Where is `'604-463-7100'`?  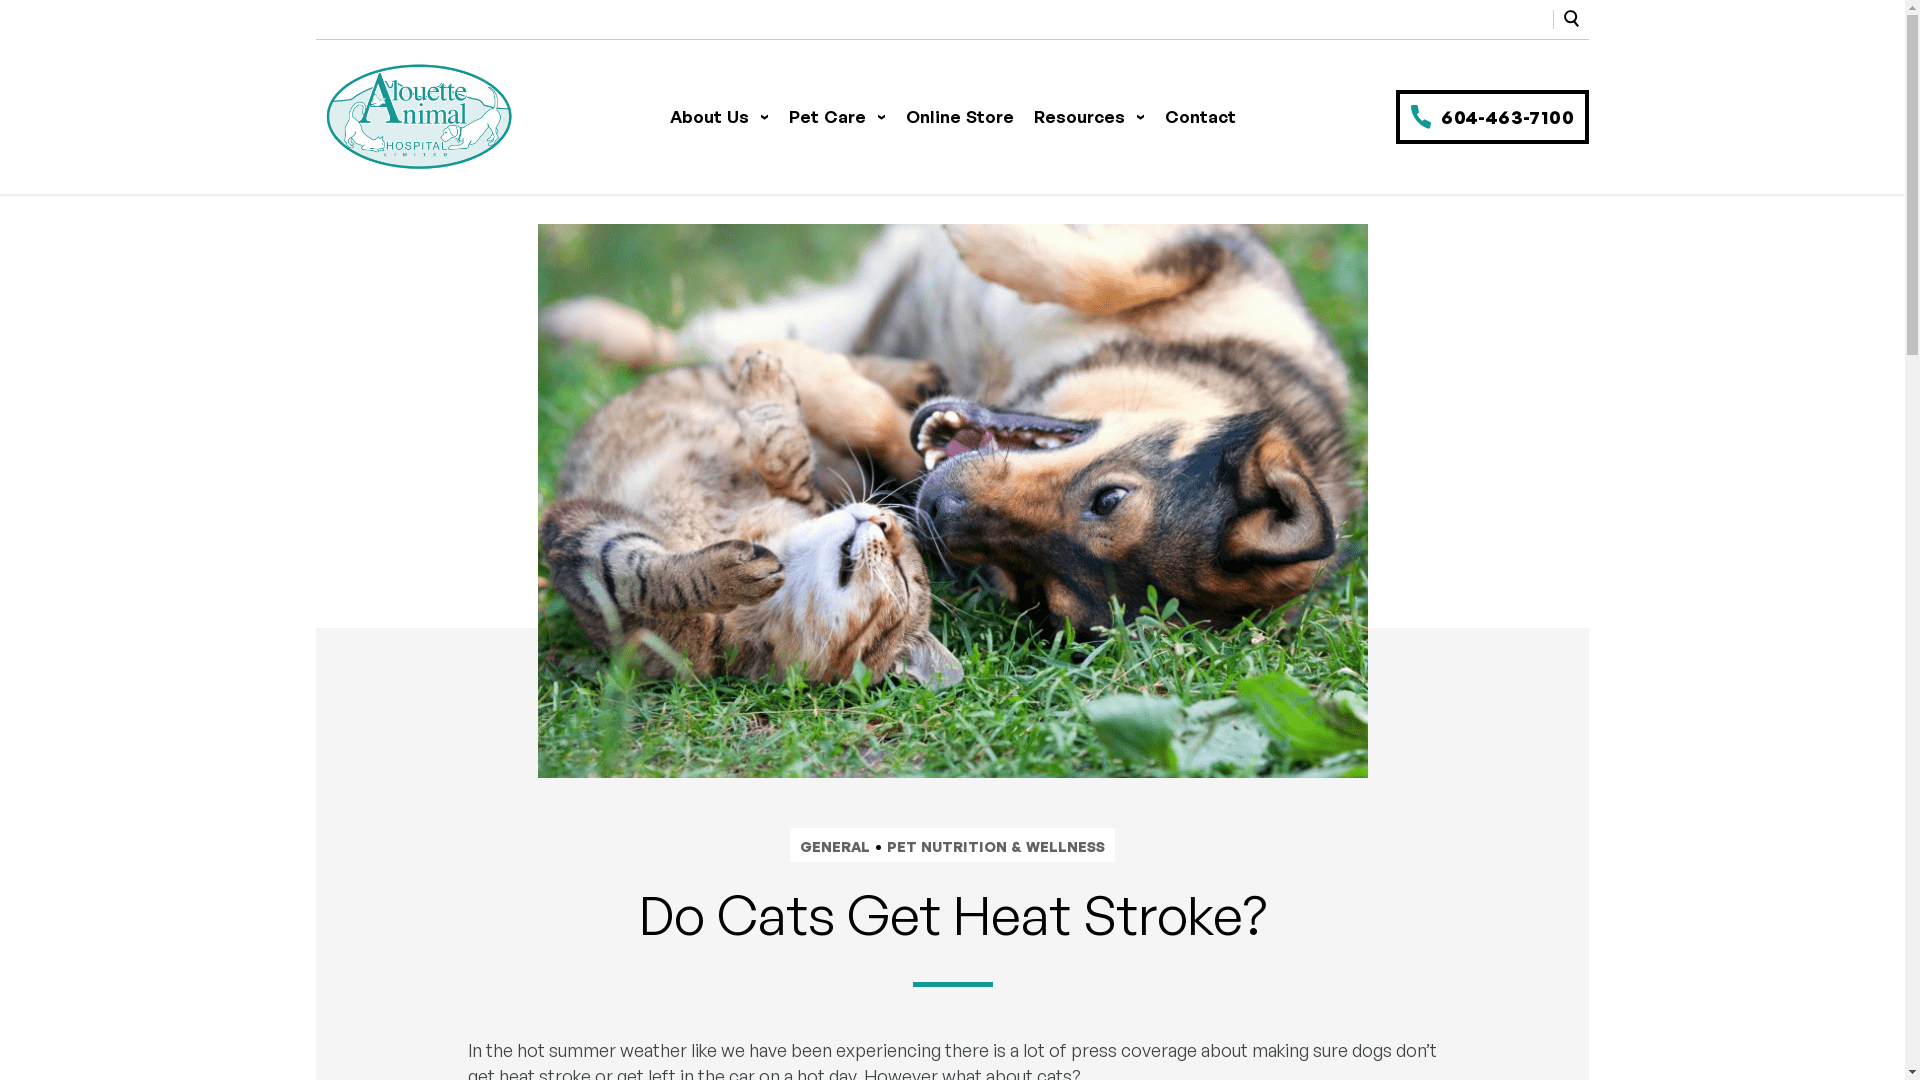 '604-463-7100' is located at coordinates (1492, 116).